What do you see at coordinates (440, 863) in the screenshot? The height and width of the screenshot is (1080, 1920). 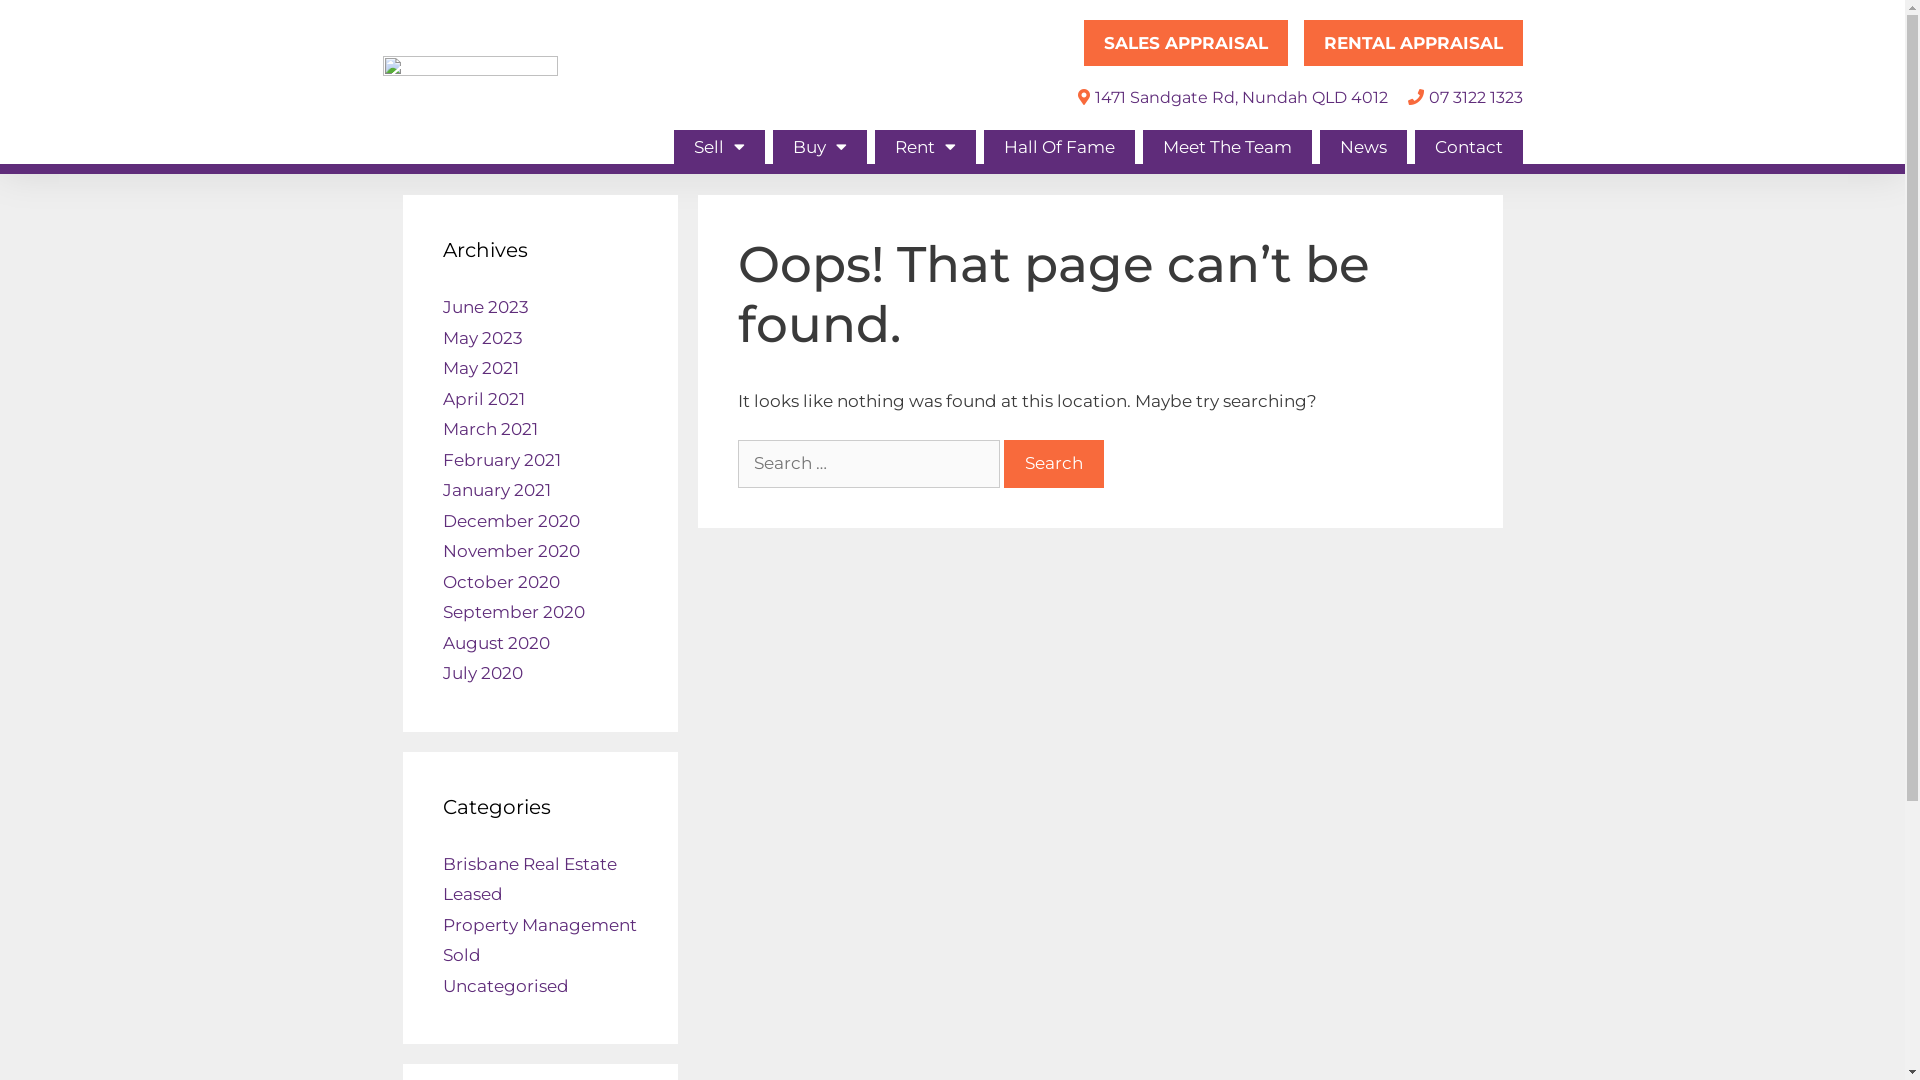 I see `'Brisbane Real Estate'` at bounding box center [440, 863].